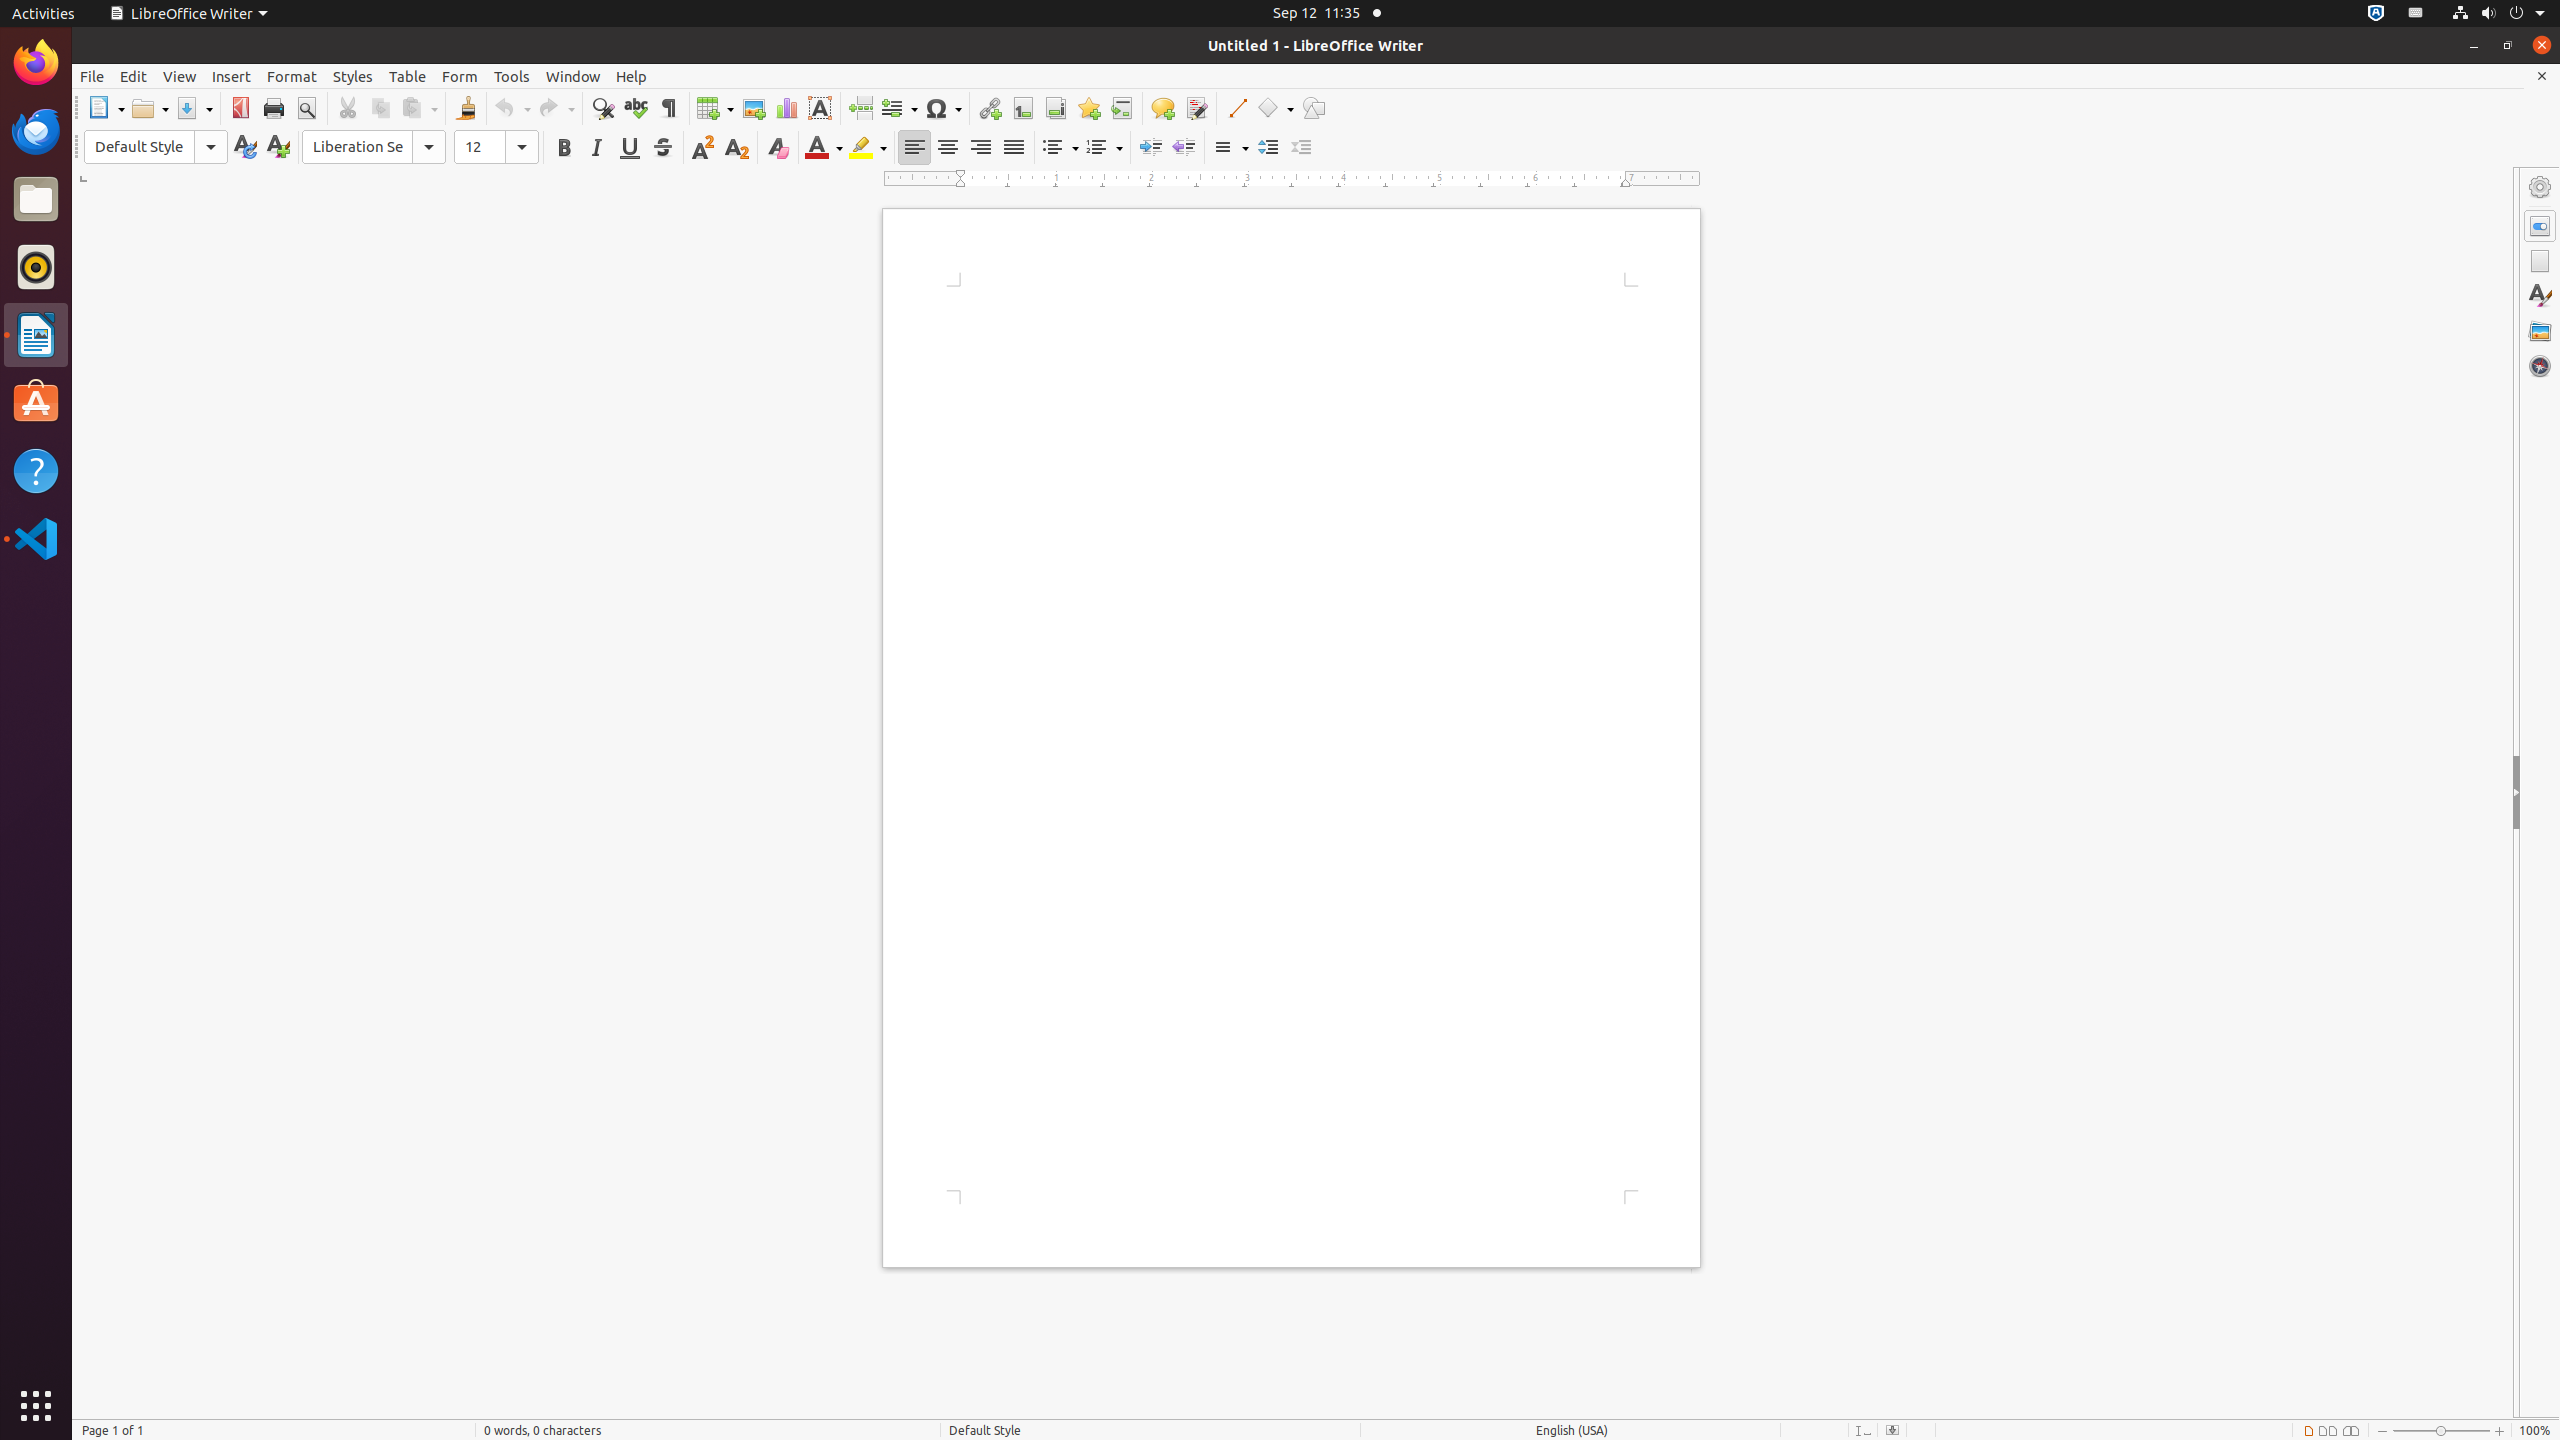  Describe the element at coordinates (1059, 146) in the screenshot. I see `'Bullets'` at that location.